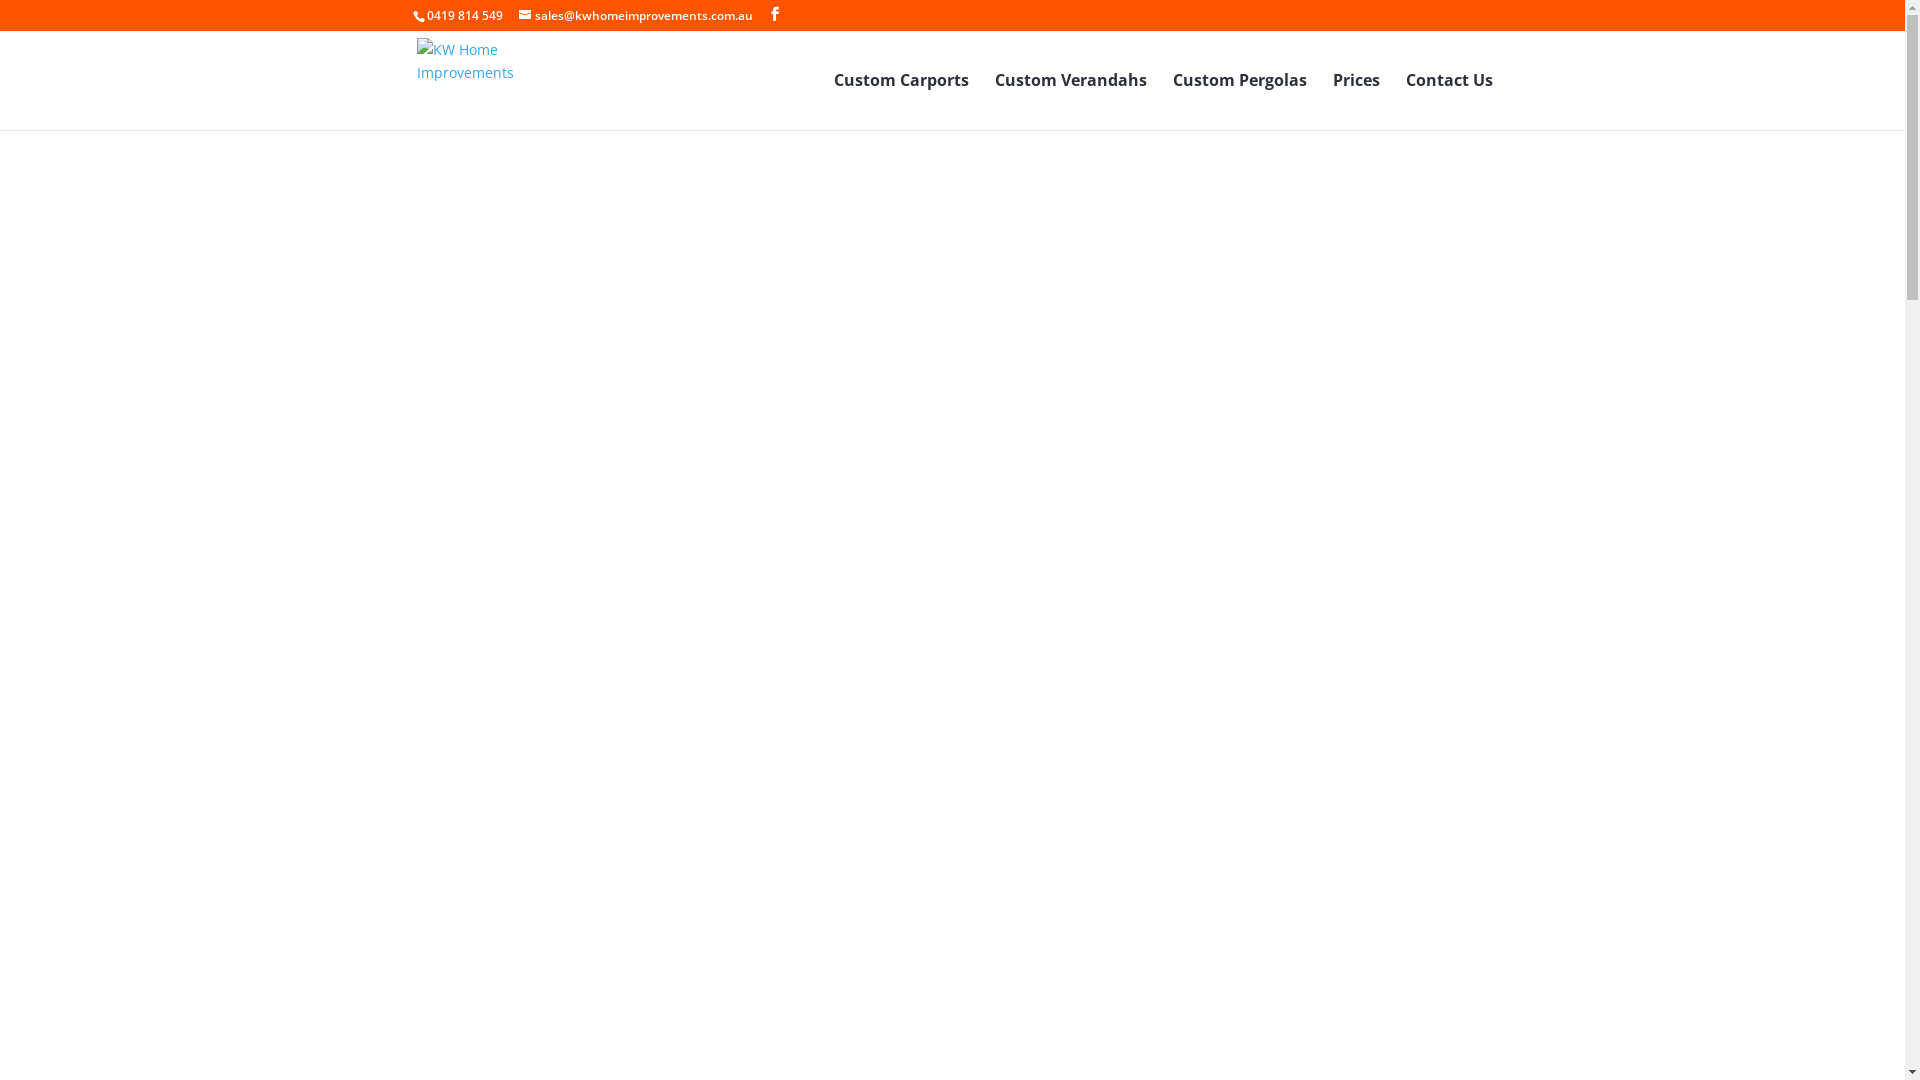 The width and height of the screenshot is (1920, 1080). I want to click on 'Prices', so click(1355, 101).